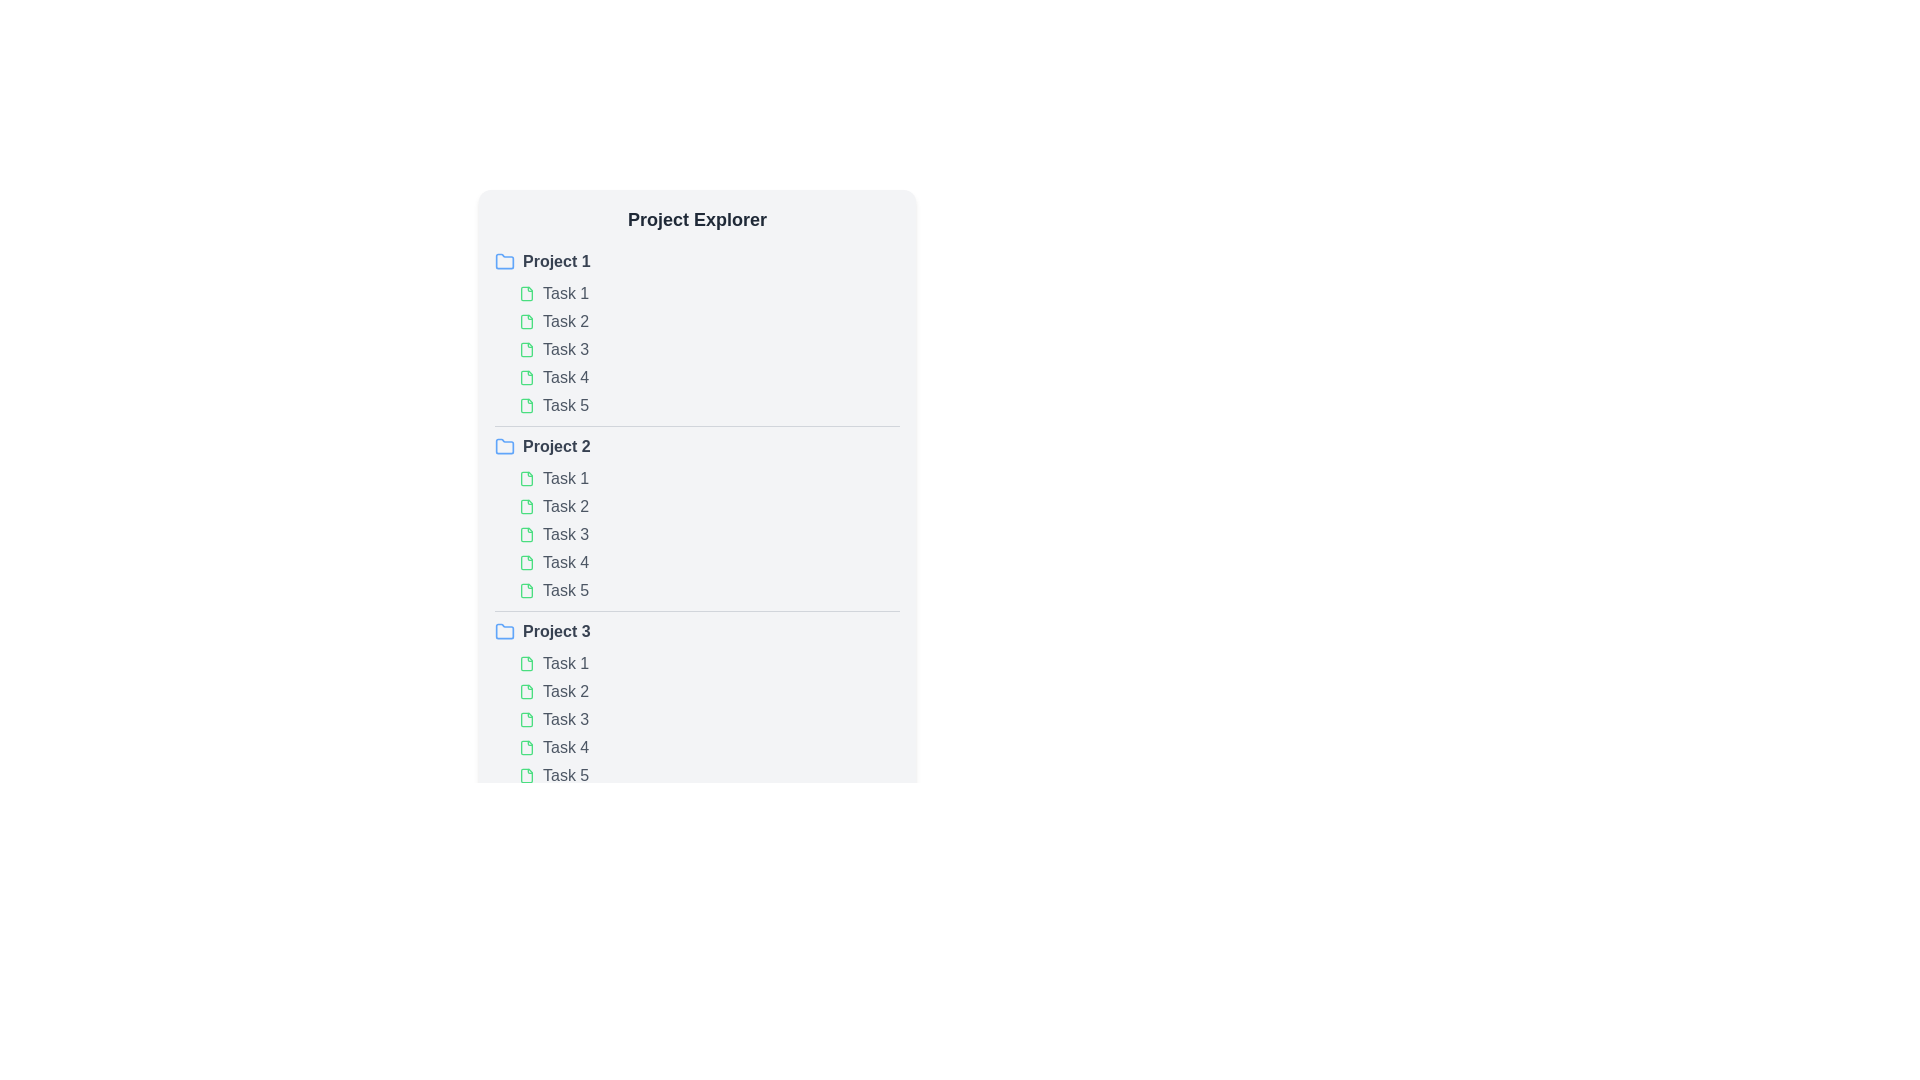 The width and height of the screenshot is (1920, 1080). What do you see at coordinates (504, 261) in the screenshot?
I see `the folder icon, which is a small rounded blue-outlined folder positioned next to the text label 'Project 1' in the 'Project Explorer' section` at bounding box center [504, 261].